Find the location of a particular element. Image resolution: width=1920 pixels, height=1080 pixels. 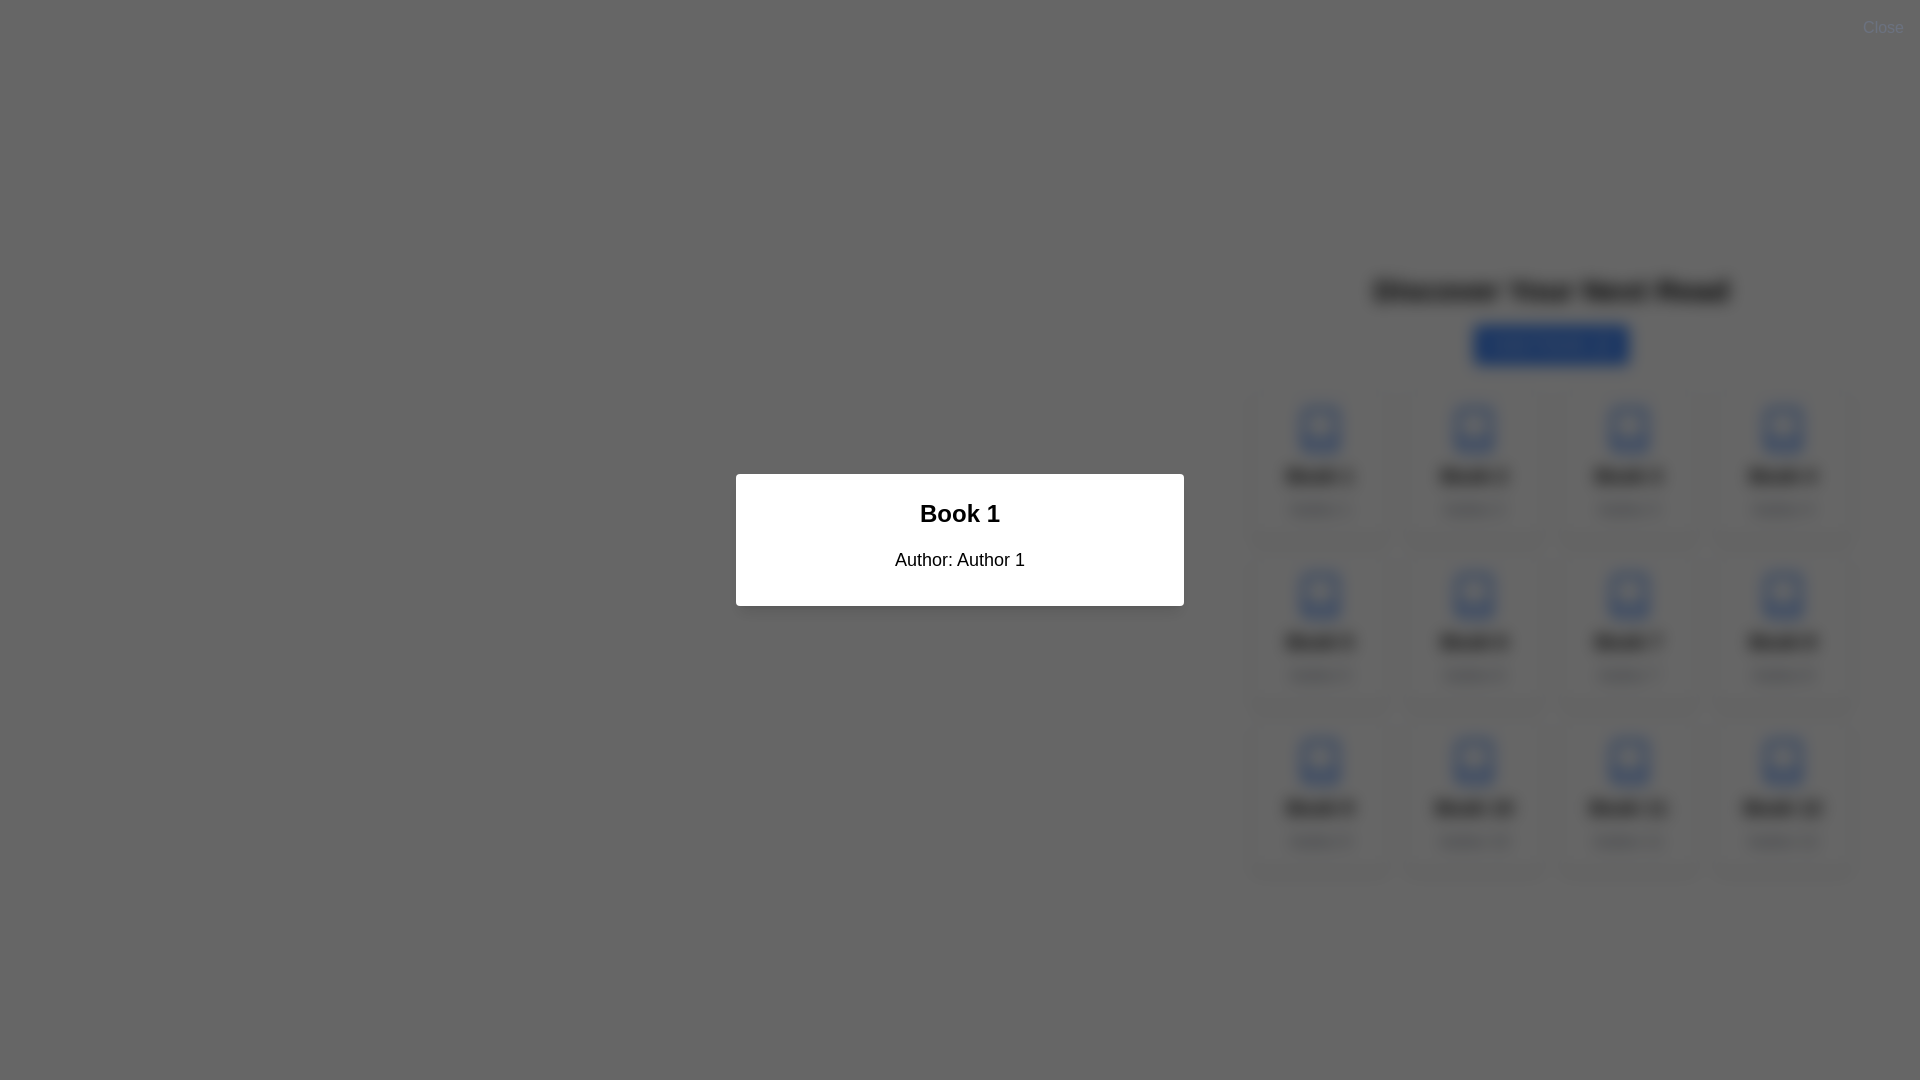

the clickable card displaying 'Book 8' by 'Author 8', located in the bottom-right section of the grid layout is located at coordinates (1782, 628).